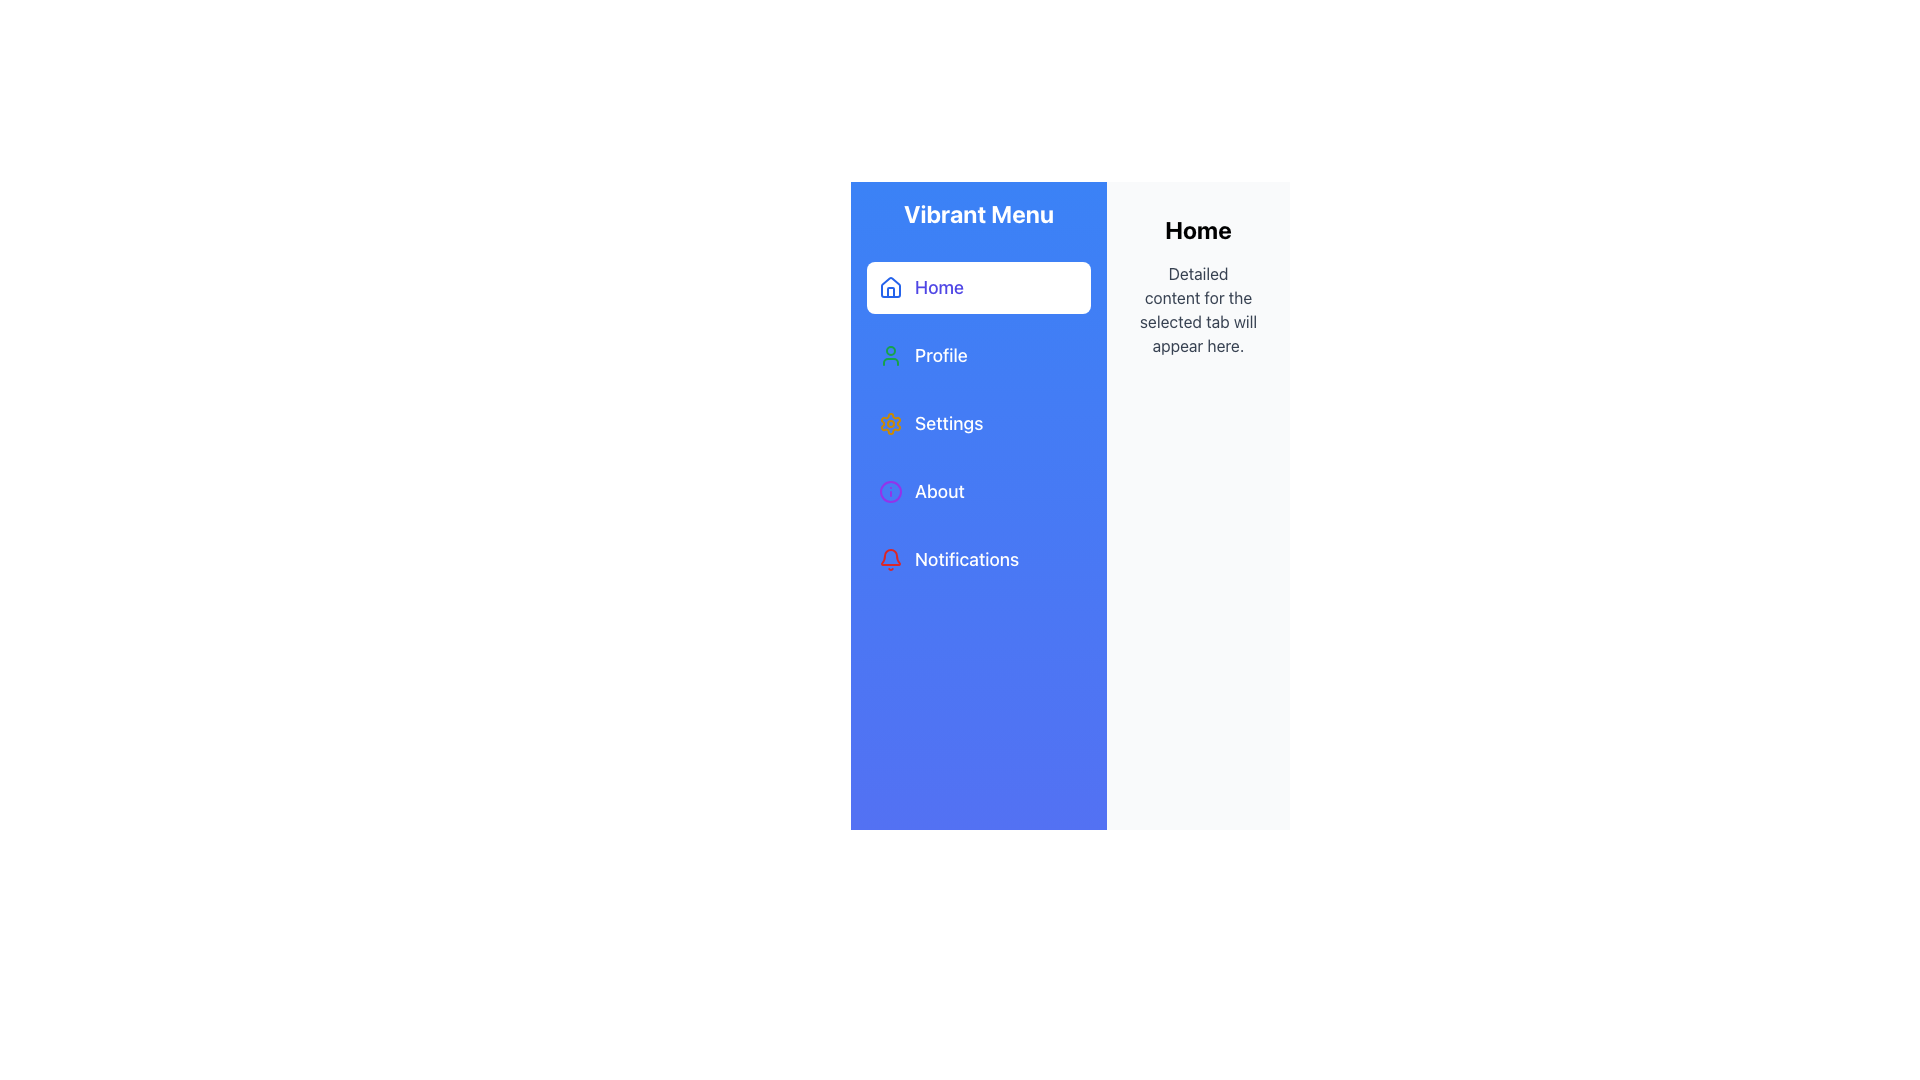  Describe the element at coordinates (890, 423) in the screenshot. I see `the outline part of the gear icon in the 'Settings' menu option located on the left sidebar, as part of navigating to the settings` at that location.